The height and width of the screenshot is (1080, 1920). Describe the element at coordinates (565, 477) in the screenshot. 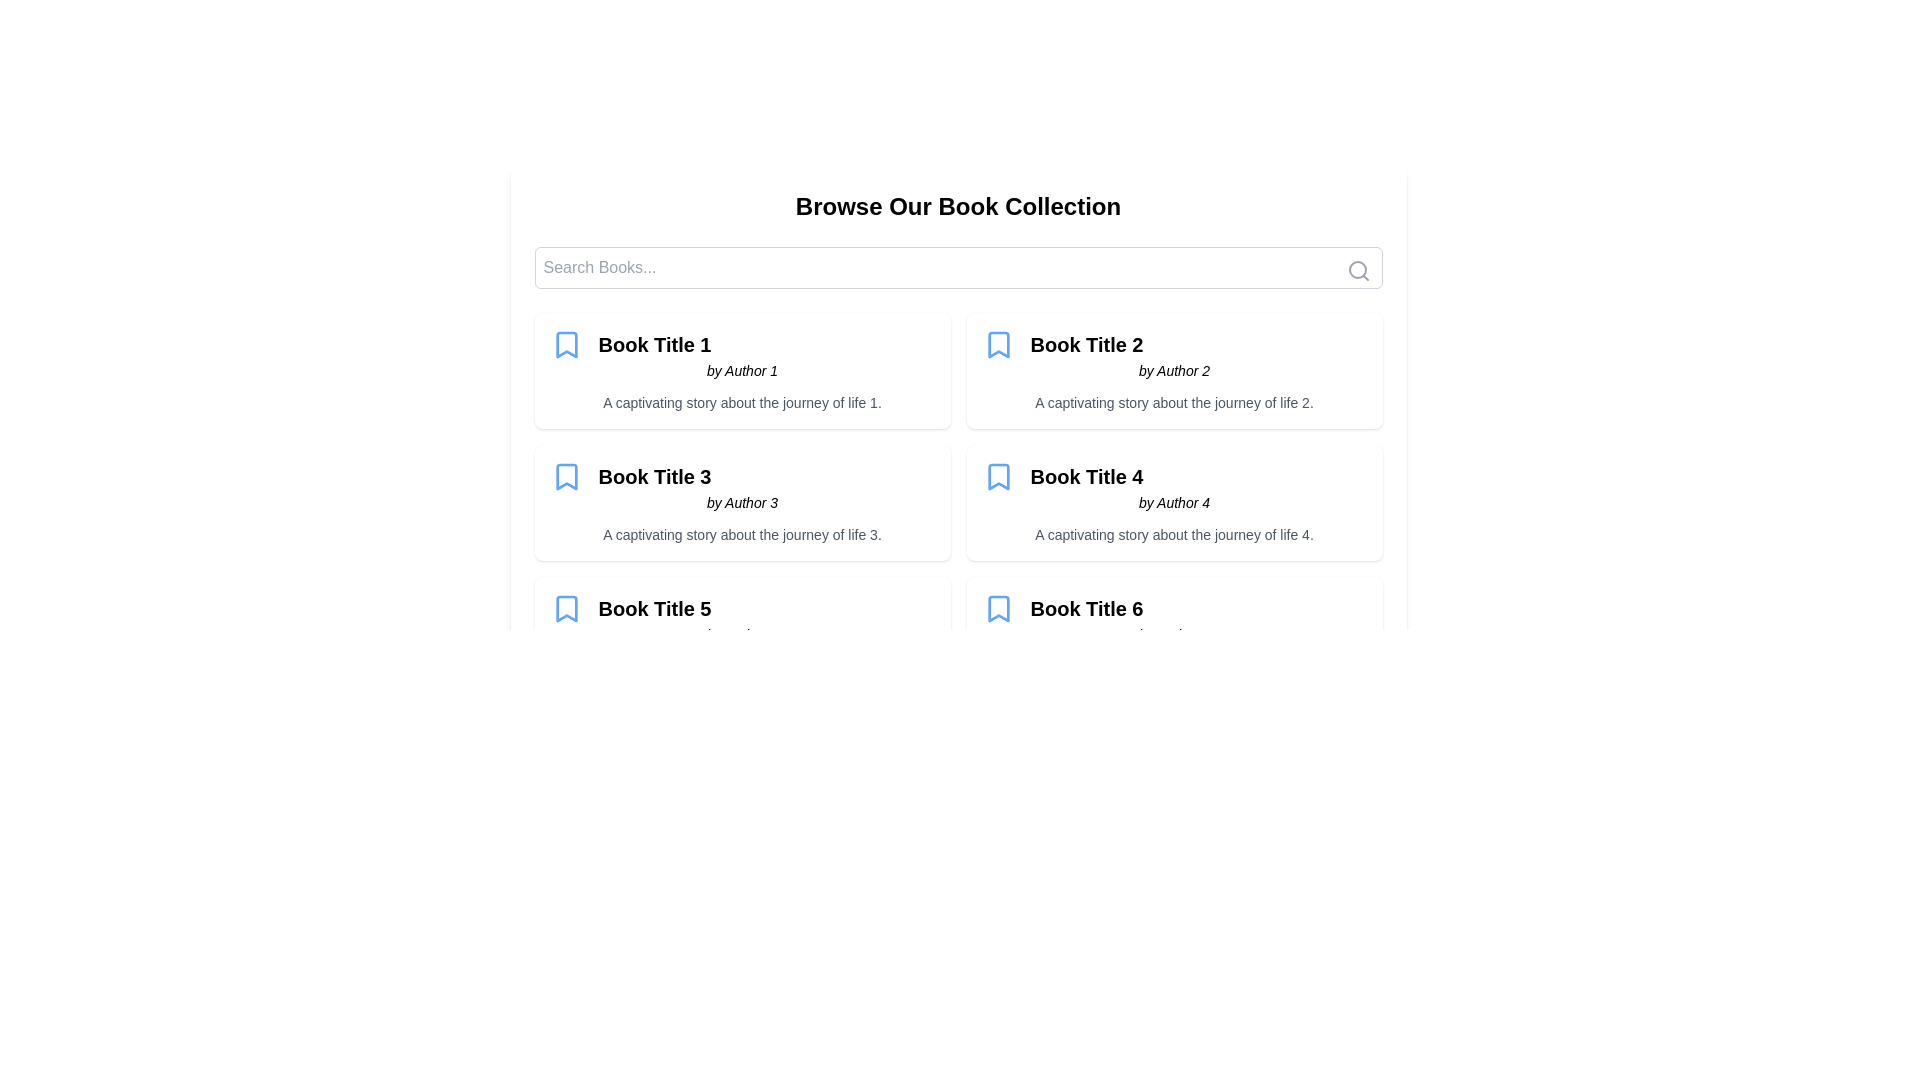

I see `the blue bookmark icon associated with the book titled 'Book Title 3' to interact with it` at that location.